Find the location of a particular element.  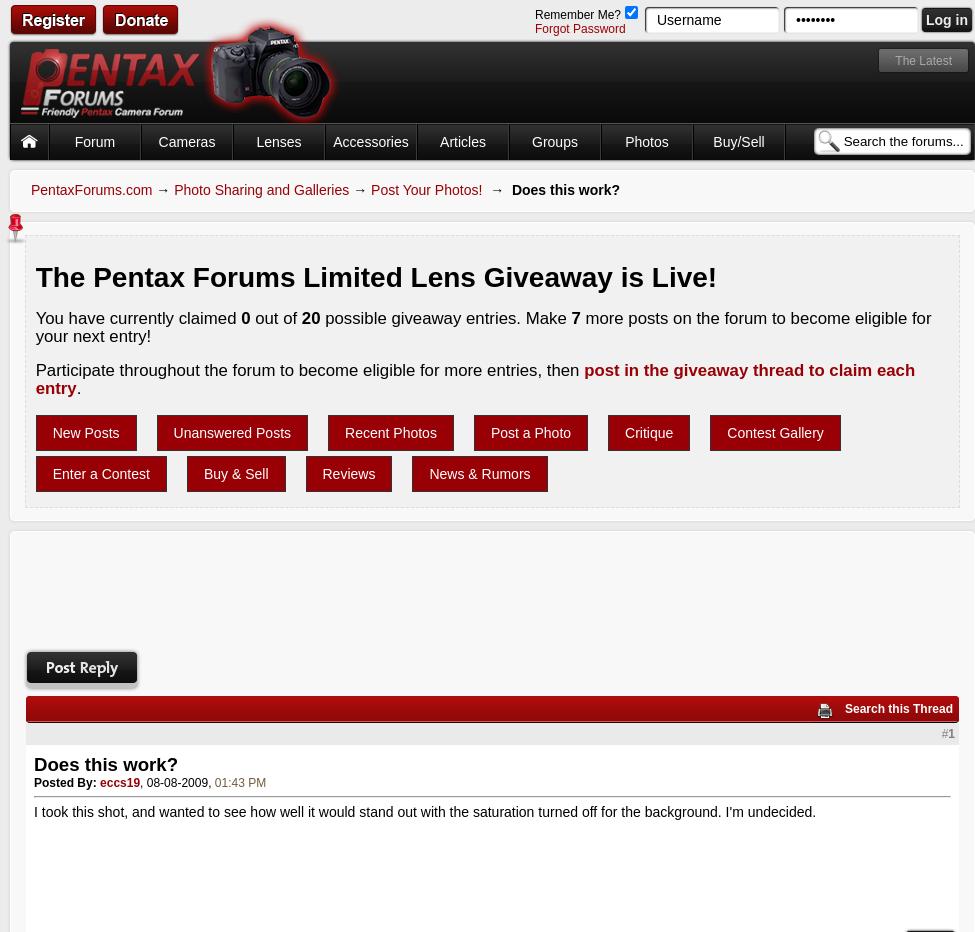

'The Pentax Forums Limited Lens Giveaway is Live!' is located at coordinates (374, 275).